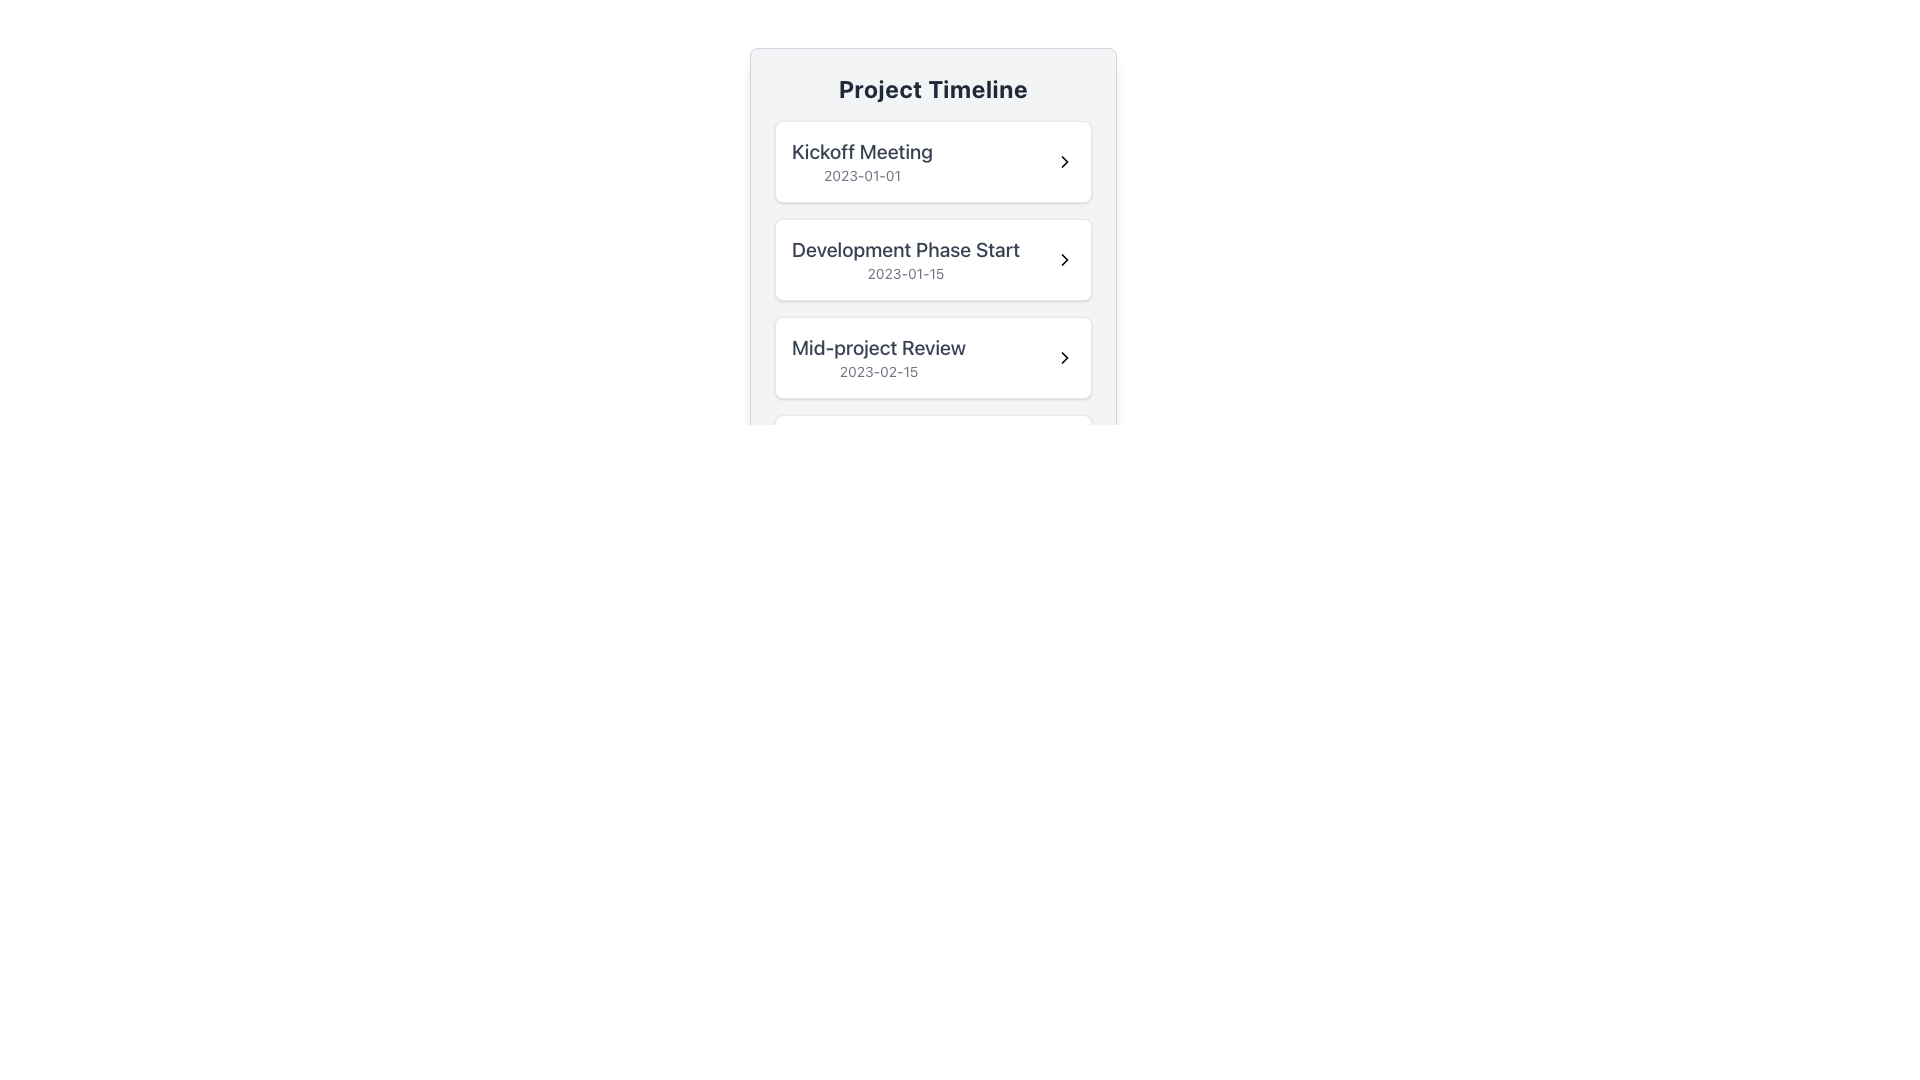  I want to click on the 'Mid-project Review' list item in the Project Timeline interface, so click(932, 357).